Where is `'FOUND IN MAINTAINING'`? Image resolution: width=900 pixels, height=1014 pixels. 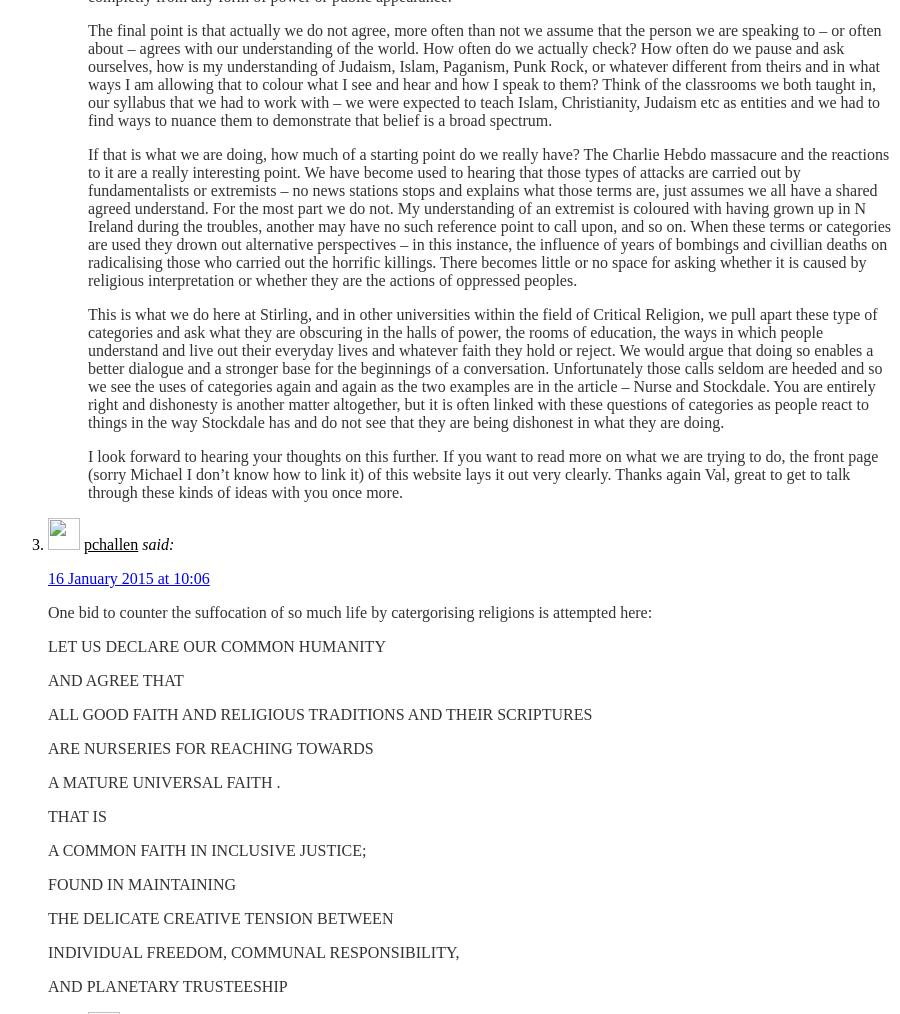
'FOUND IN MAINTAINING' is located at coordinates (142, 883).